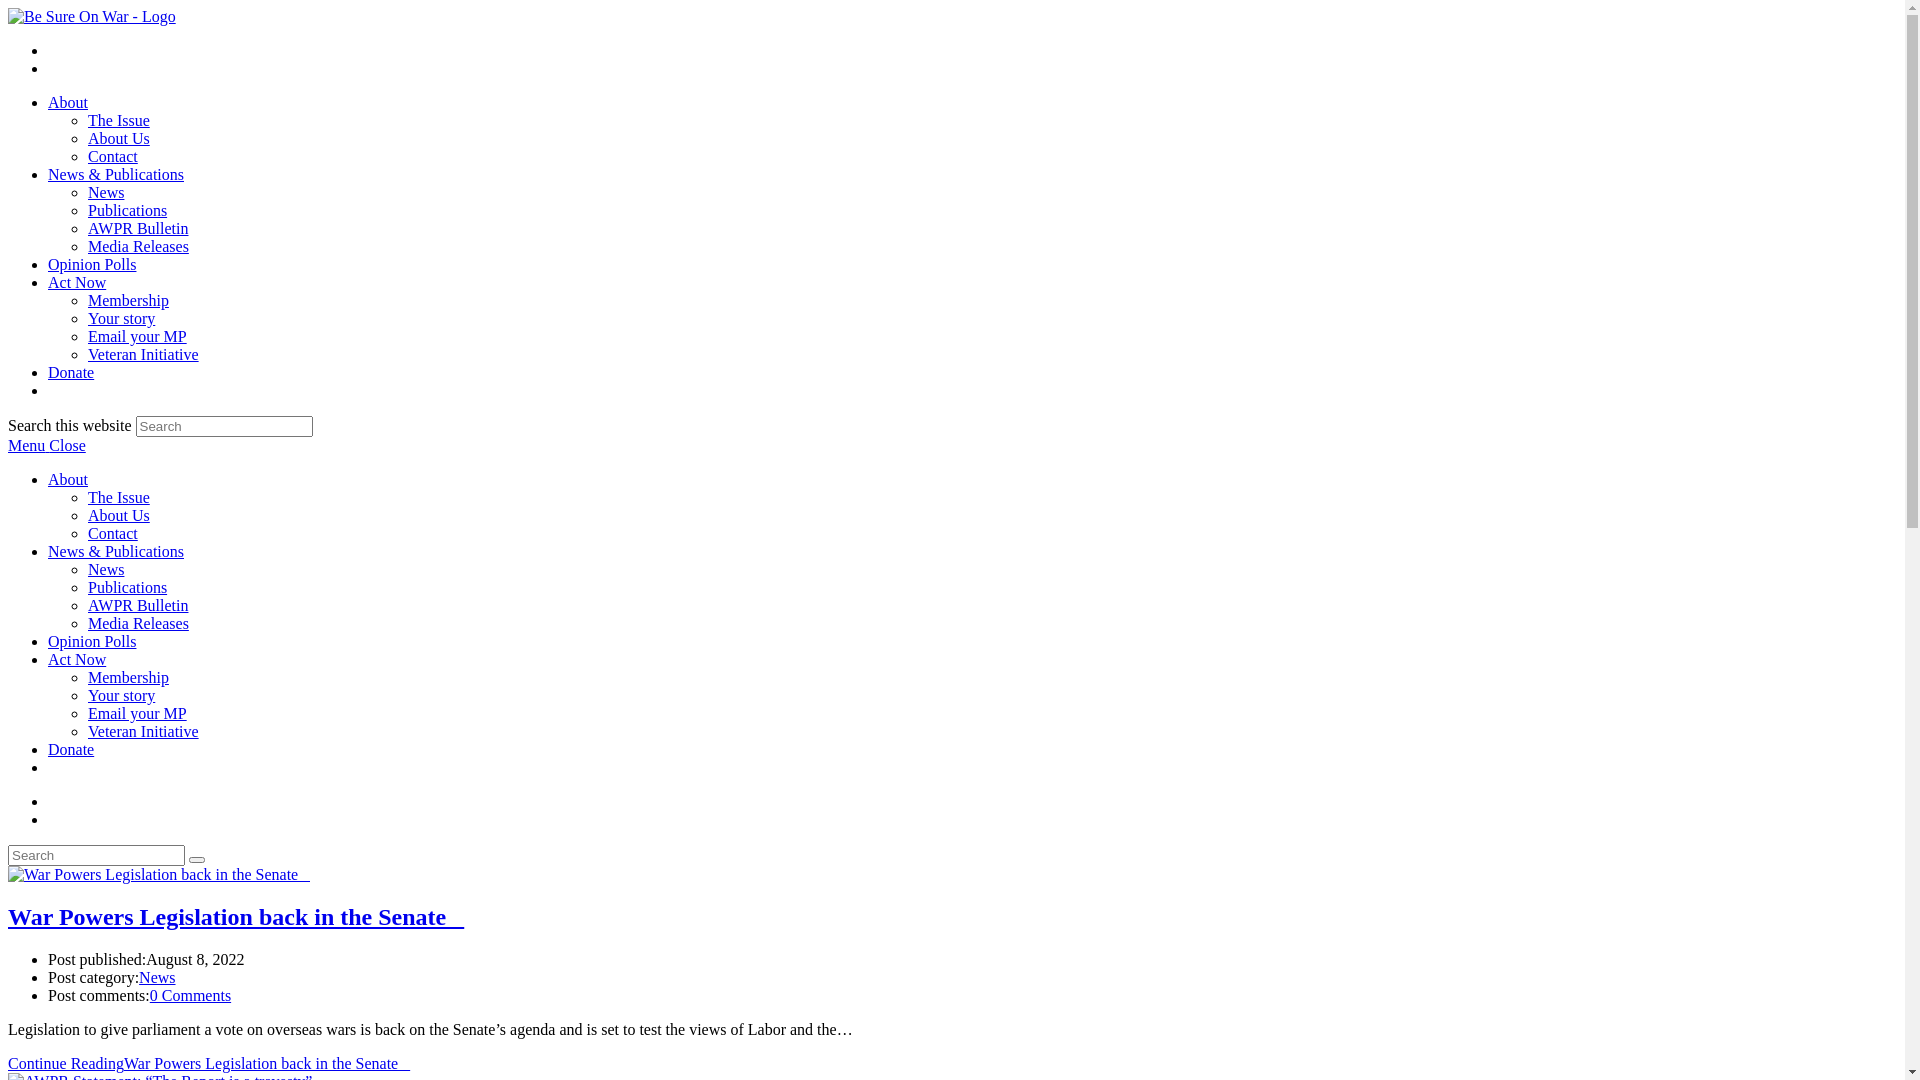  Describe the element at coordinates (71, 749) in the screenshot. I see `'Donate'` at that location.